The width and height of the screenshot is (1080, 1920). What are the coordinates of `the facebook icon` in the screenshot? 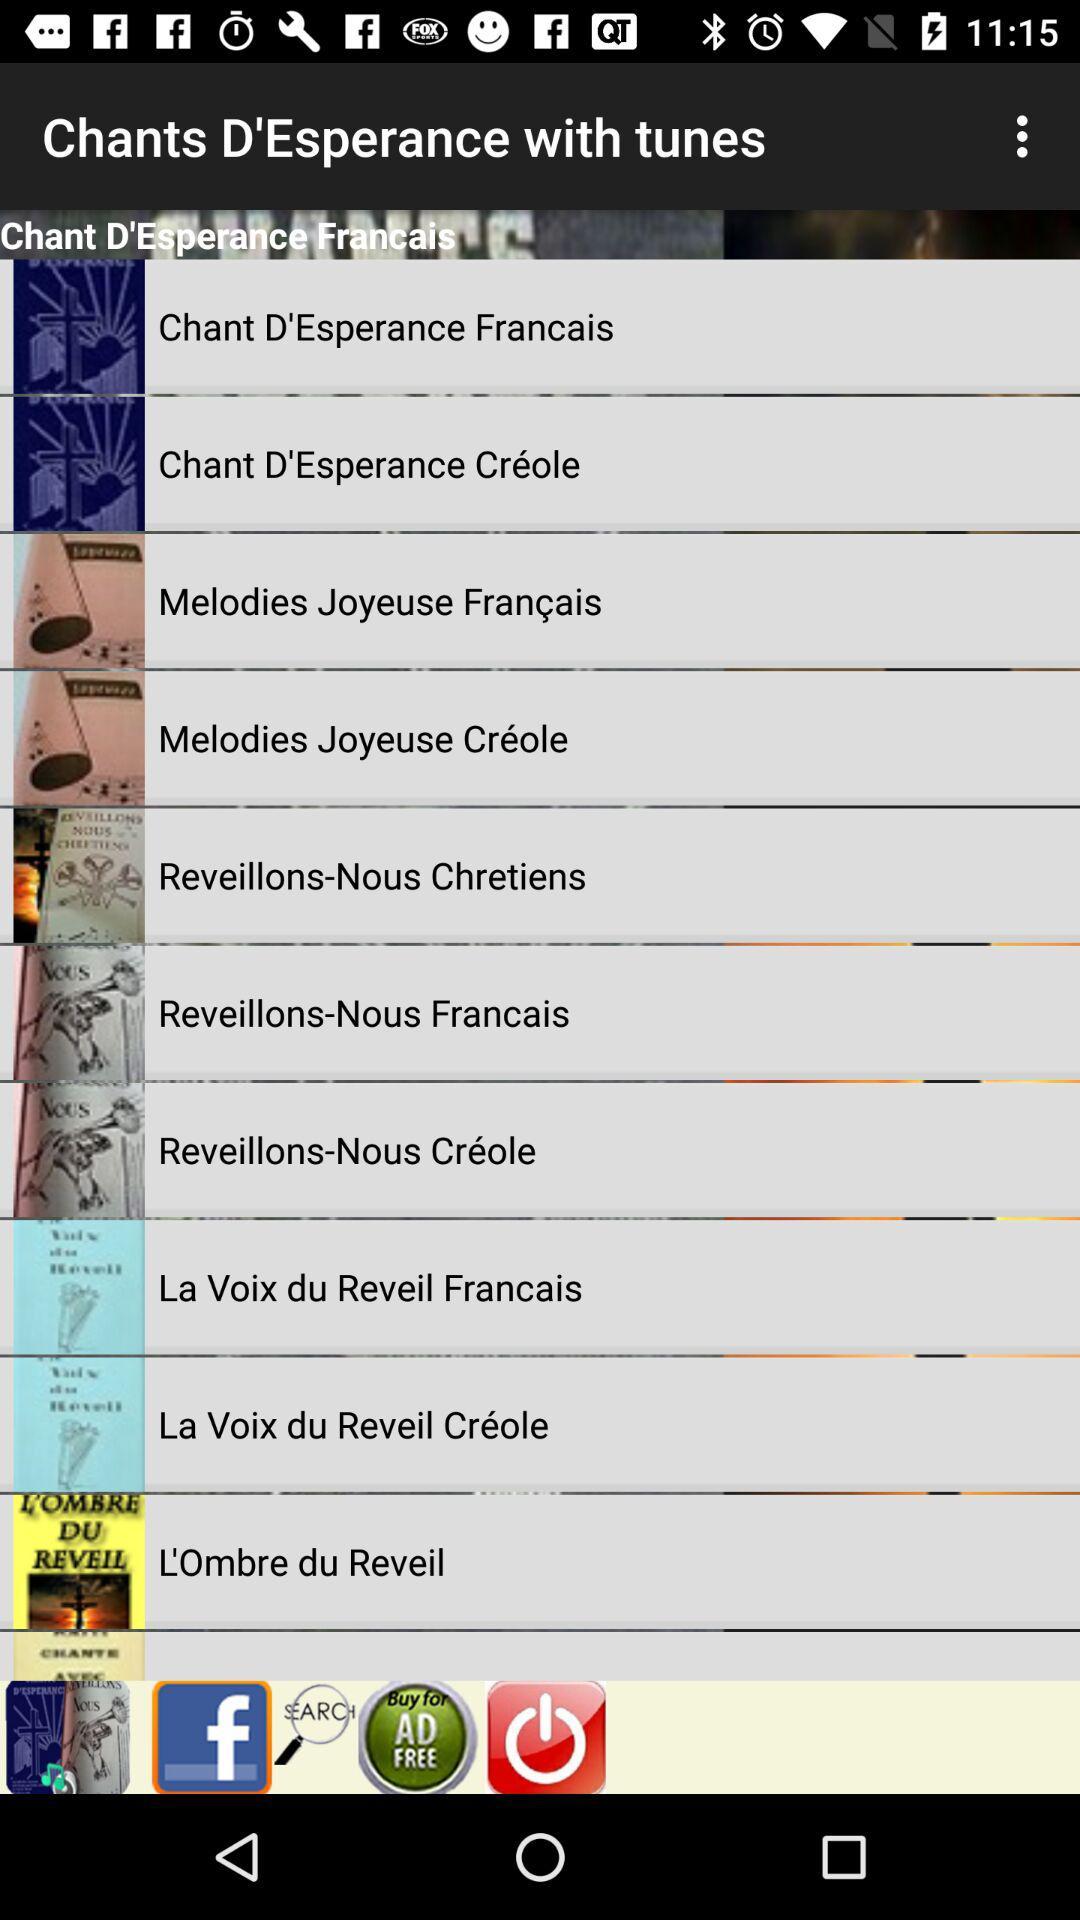 It's located at (204, 1736).